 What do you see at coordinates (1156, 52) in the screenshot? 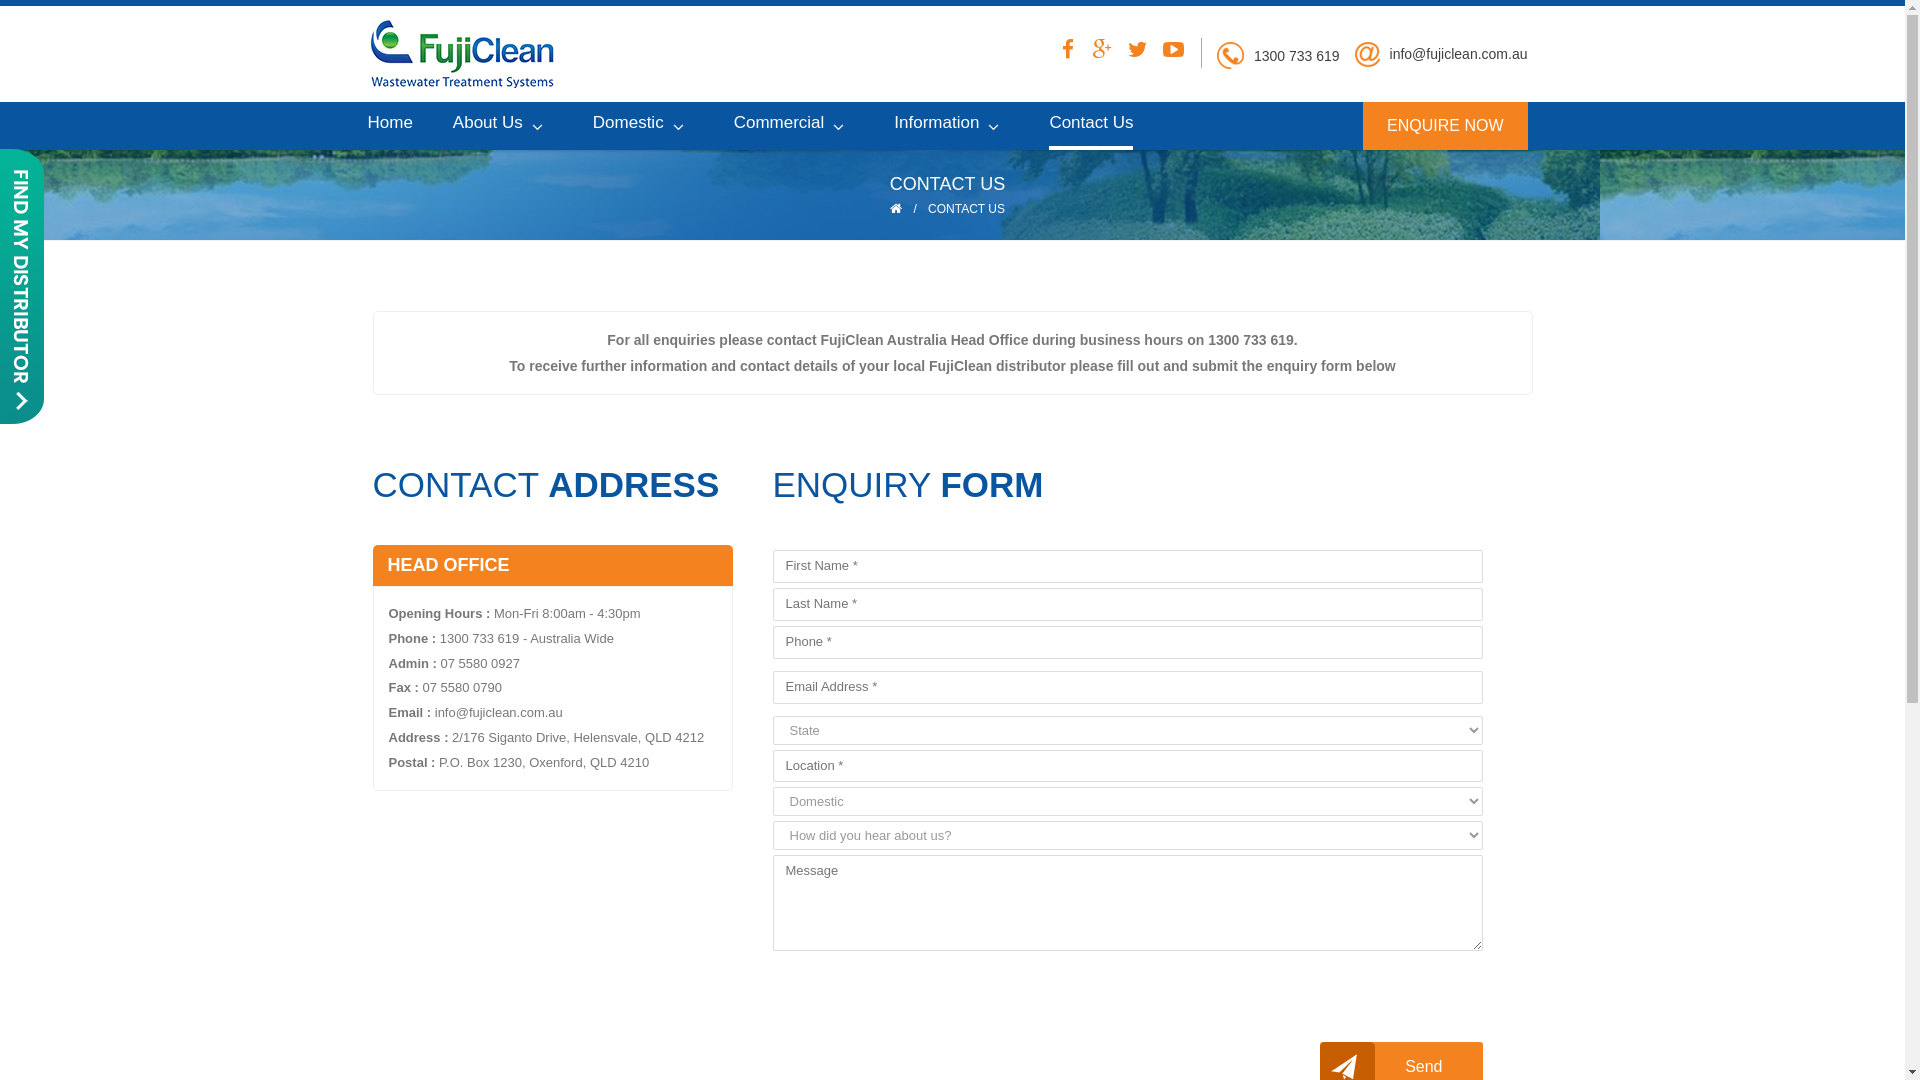
I see `'YouTube'` at bounding box center [1156, 52].